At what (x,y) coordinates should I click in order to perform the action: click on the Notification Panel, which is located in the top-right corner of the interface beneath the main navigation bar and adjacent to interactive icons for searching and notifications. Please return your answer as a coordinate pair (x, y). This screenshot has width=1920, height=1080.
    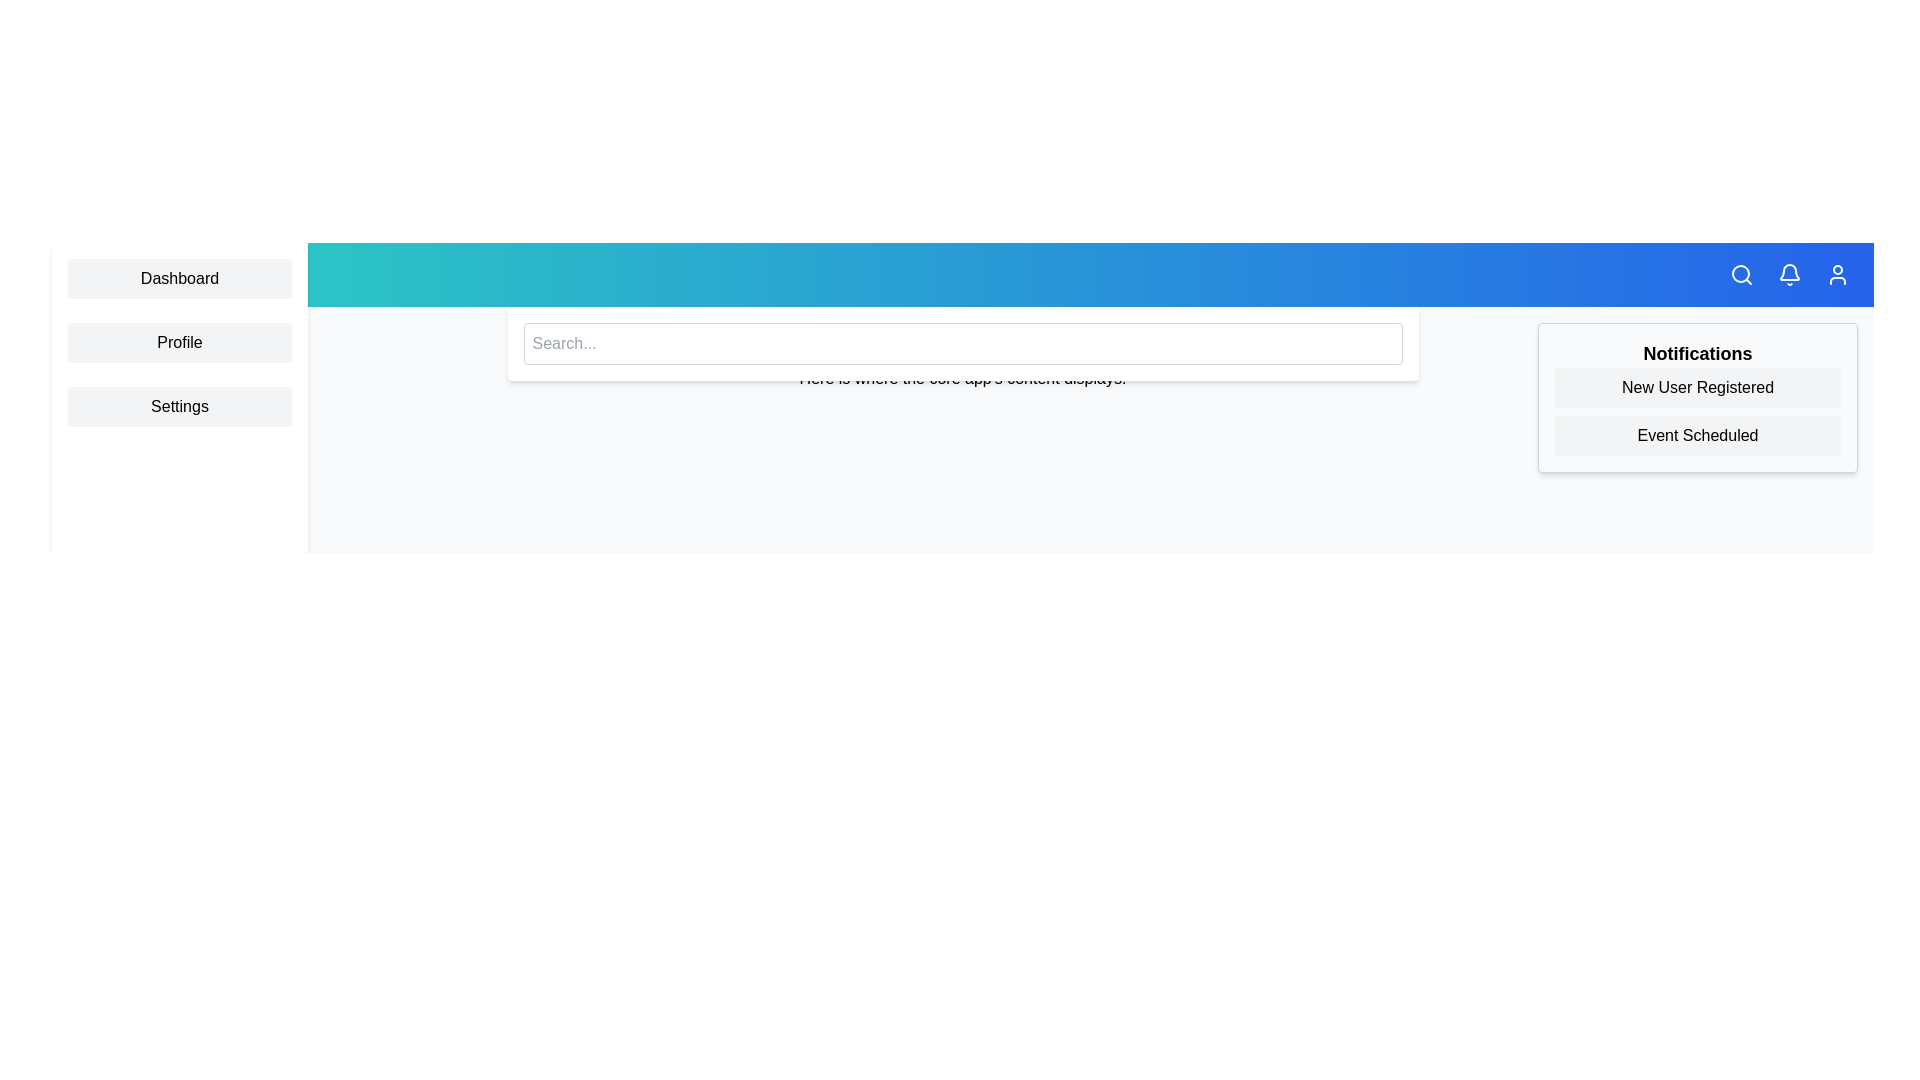
    Looking at the image, I should click on (1697, 397).